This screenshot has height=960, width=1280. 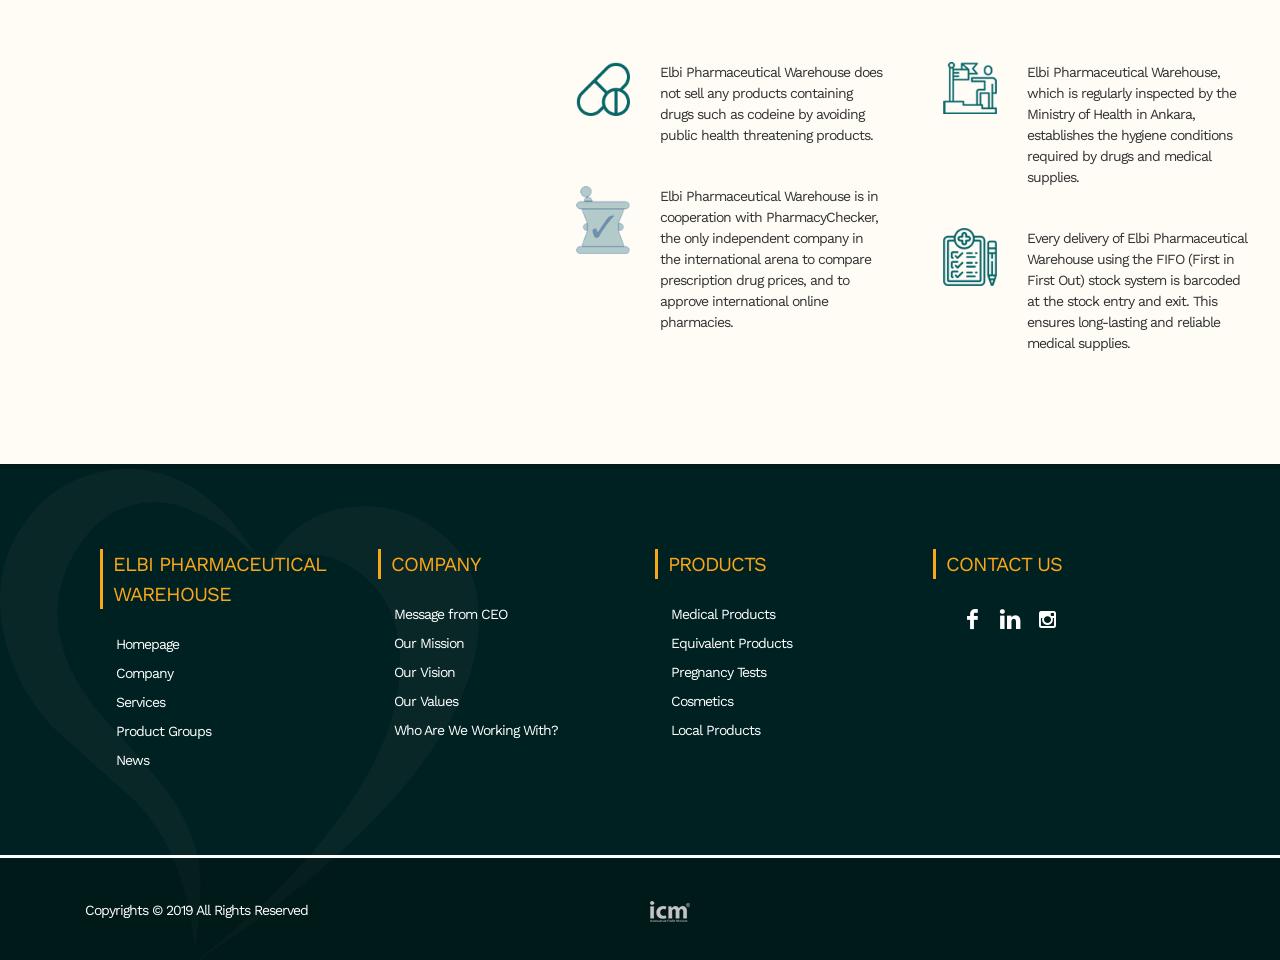 What do you see at coordinates (717, 563) in the screenshot?
I see `'PRODUCTS'` at bounding box center [717, 563].